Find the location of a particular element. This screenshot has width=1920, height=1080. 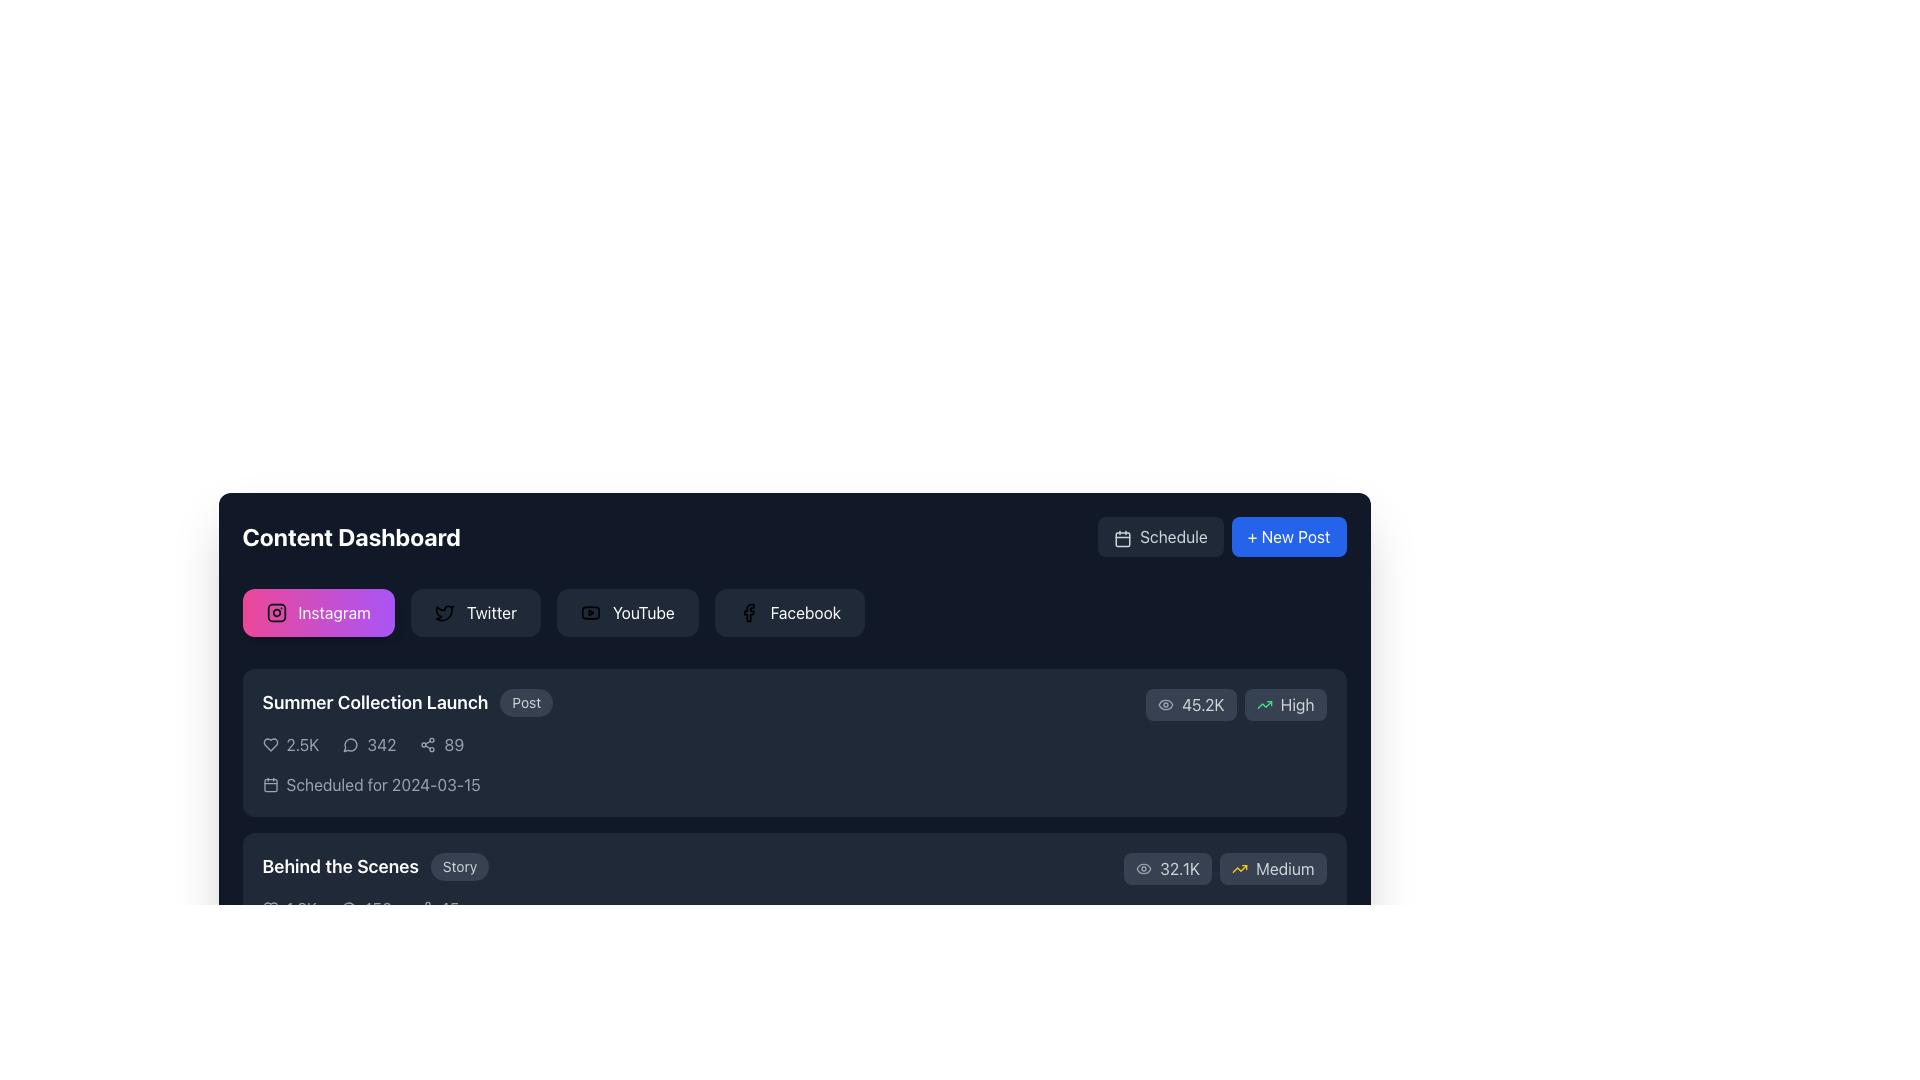

the Label with Icon displaying the numeric value '45.2K' and an eye icon, which is located on the right part of the content list is located at coordinates (1191, 704).